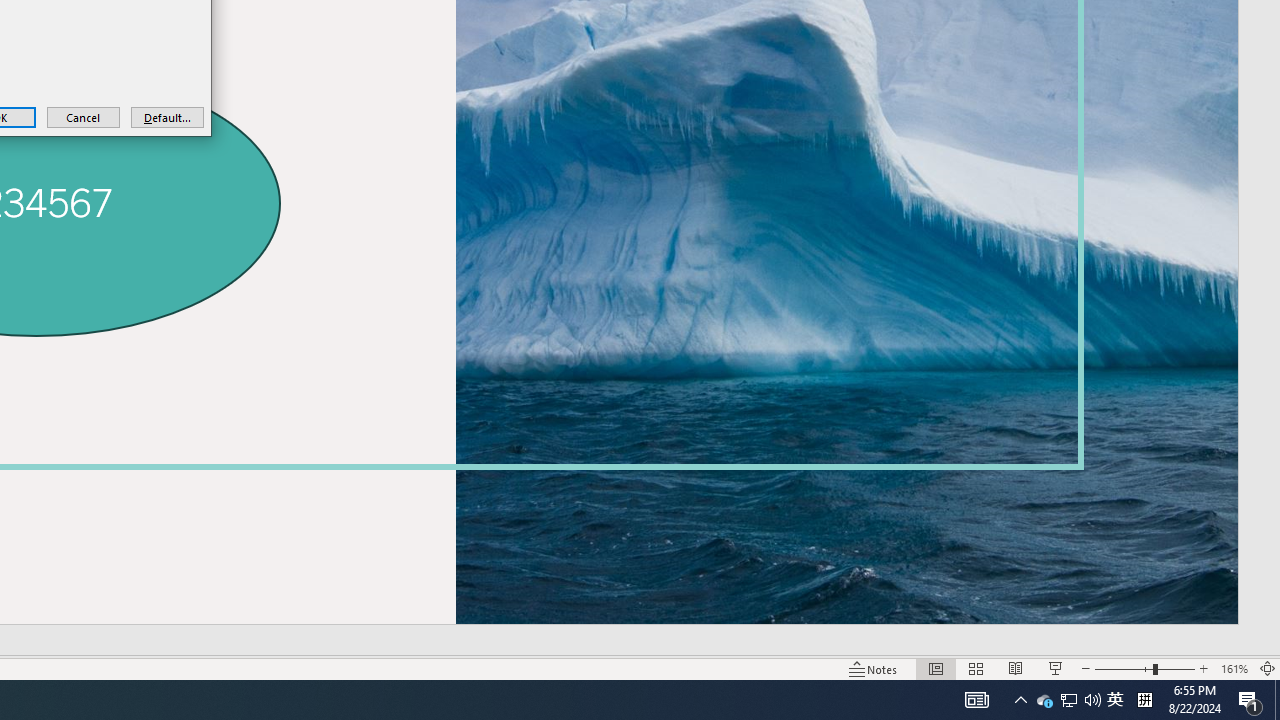  I want to click on 'Show desktop', so click(1276, 698).